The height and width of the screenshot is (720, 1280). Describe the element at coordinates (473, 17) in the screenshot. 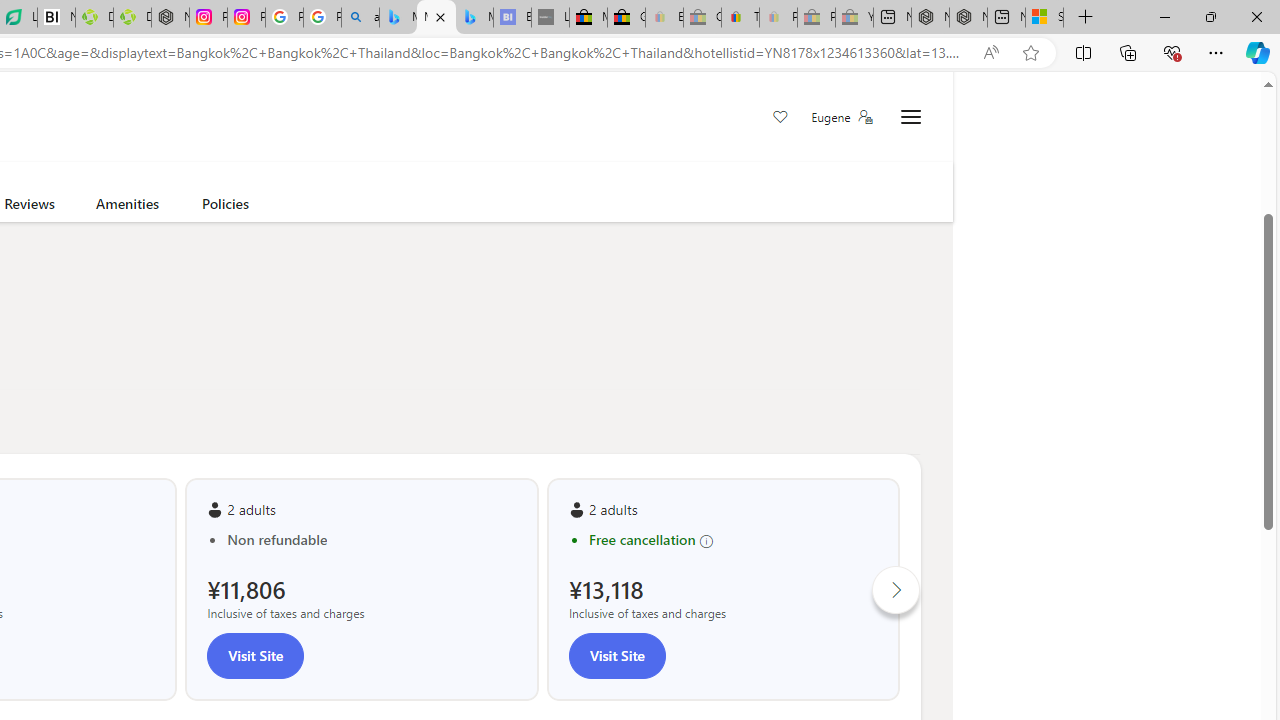

I see `'Microsoft Bing Travel - Shangri-La Hotel Bangkok'` at that location.